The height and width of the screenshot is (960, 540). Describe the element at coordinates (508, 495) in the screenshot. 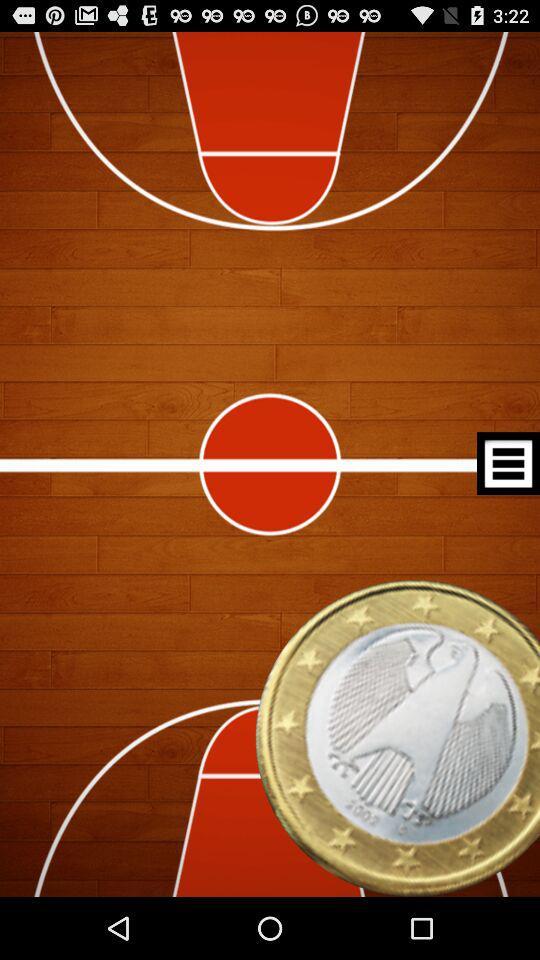

I see `the menu icon` at that location.